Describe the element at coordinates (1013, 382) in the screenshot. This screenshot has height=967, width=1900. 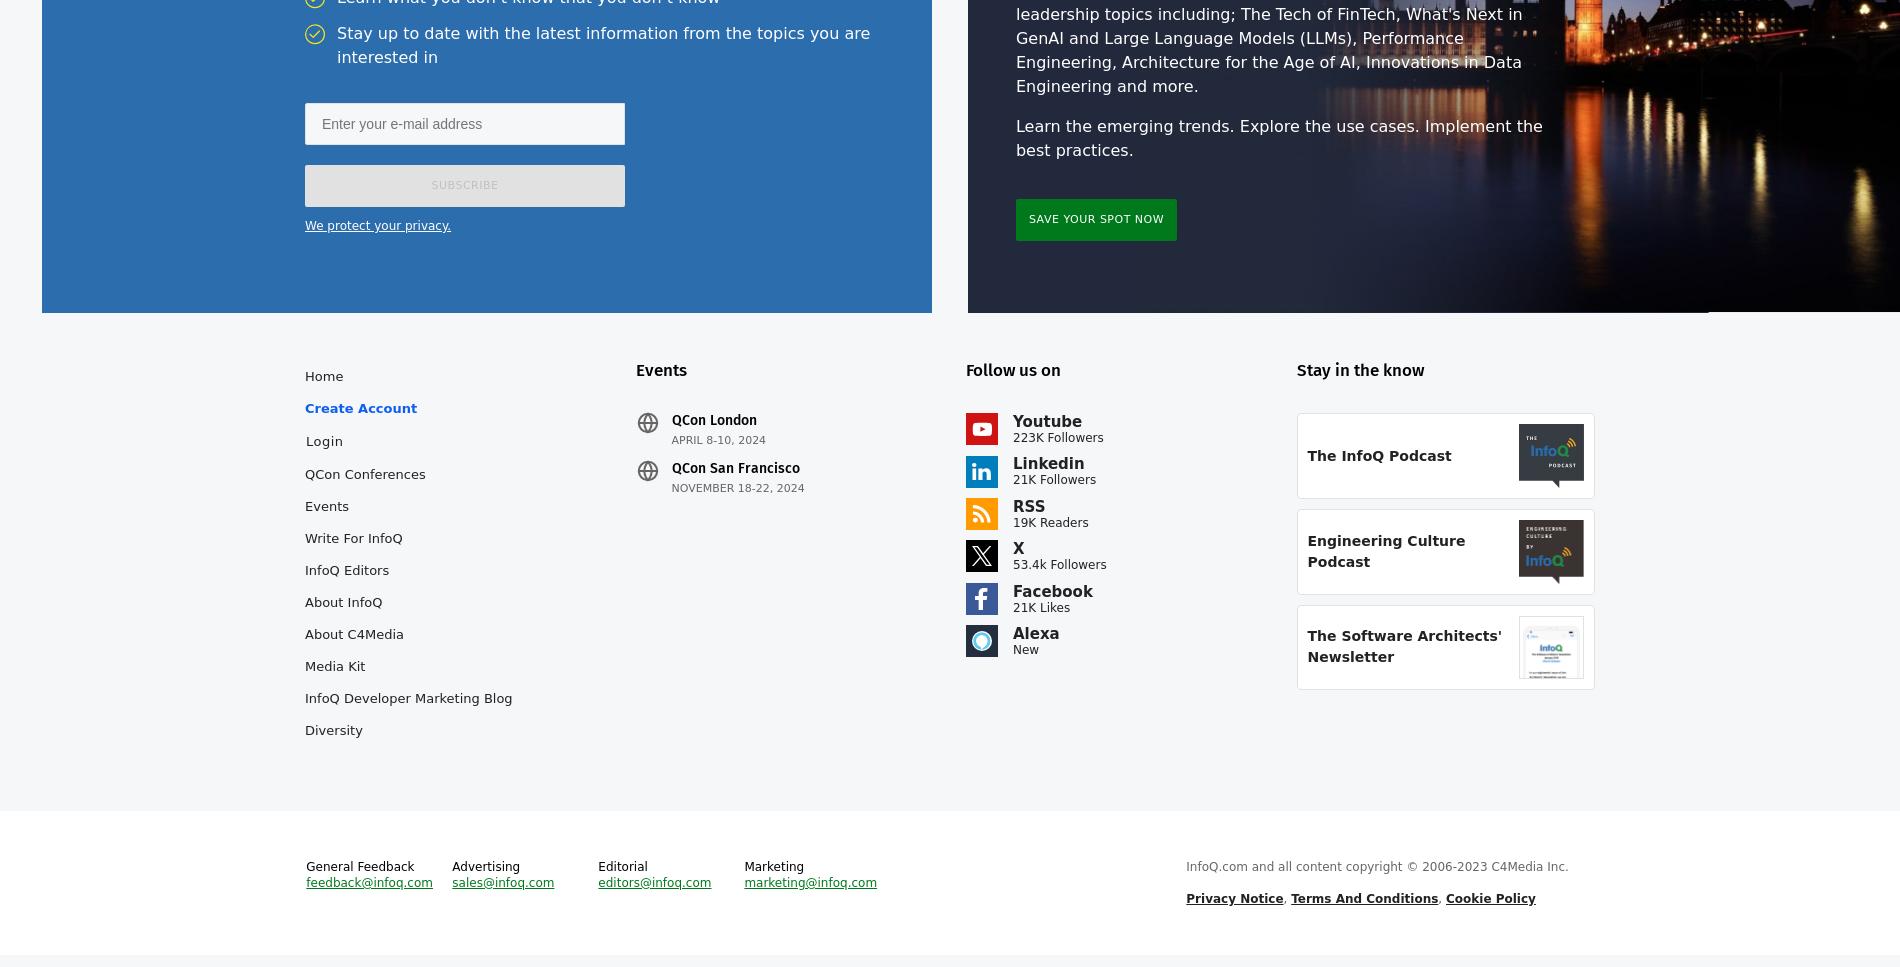
I see `'Follow us on'` at that location.